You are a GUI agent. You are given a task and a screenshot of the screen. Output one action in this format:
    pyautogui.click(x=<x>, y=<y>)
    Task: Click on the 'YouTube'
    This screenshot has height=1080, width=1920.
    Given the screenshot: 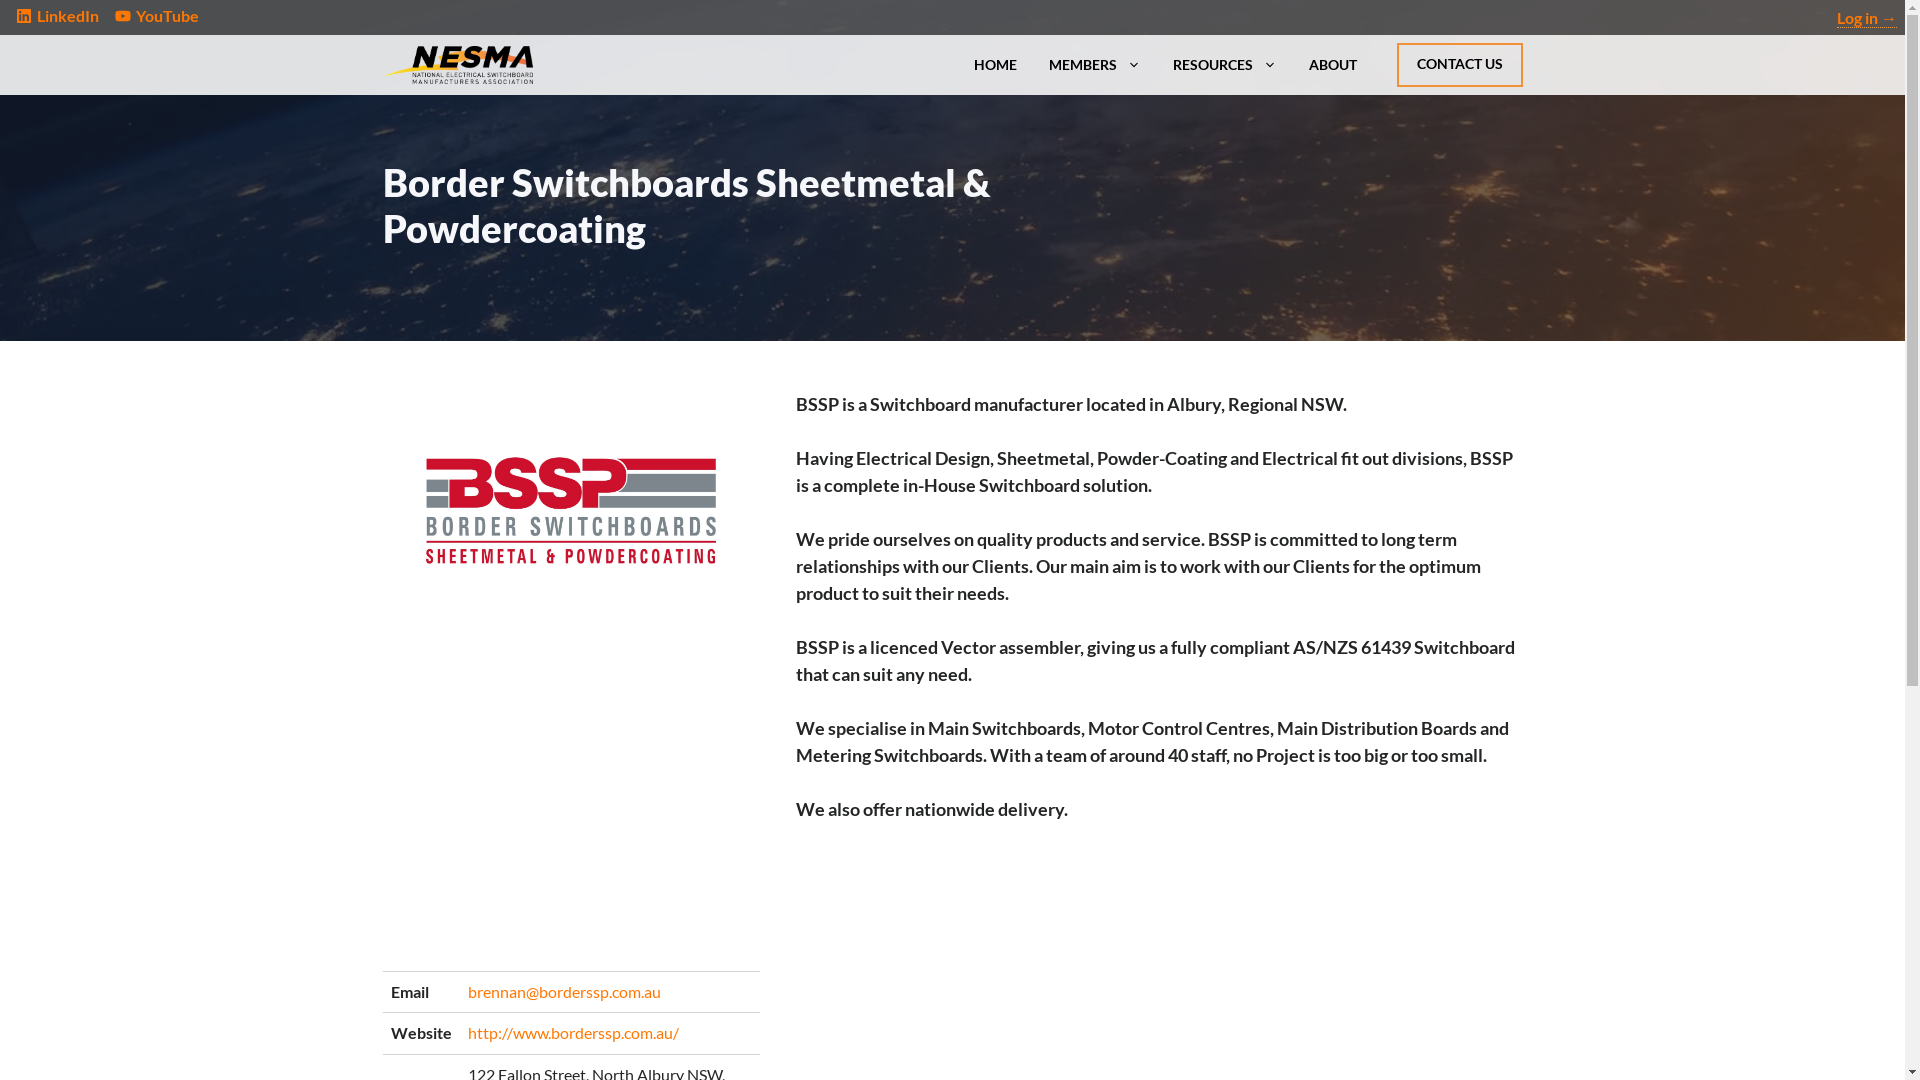 What is the action you would take?
    pyautogui.click(x=167, y=15)
    